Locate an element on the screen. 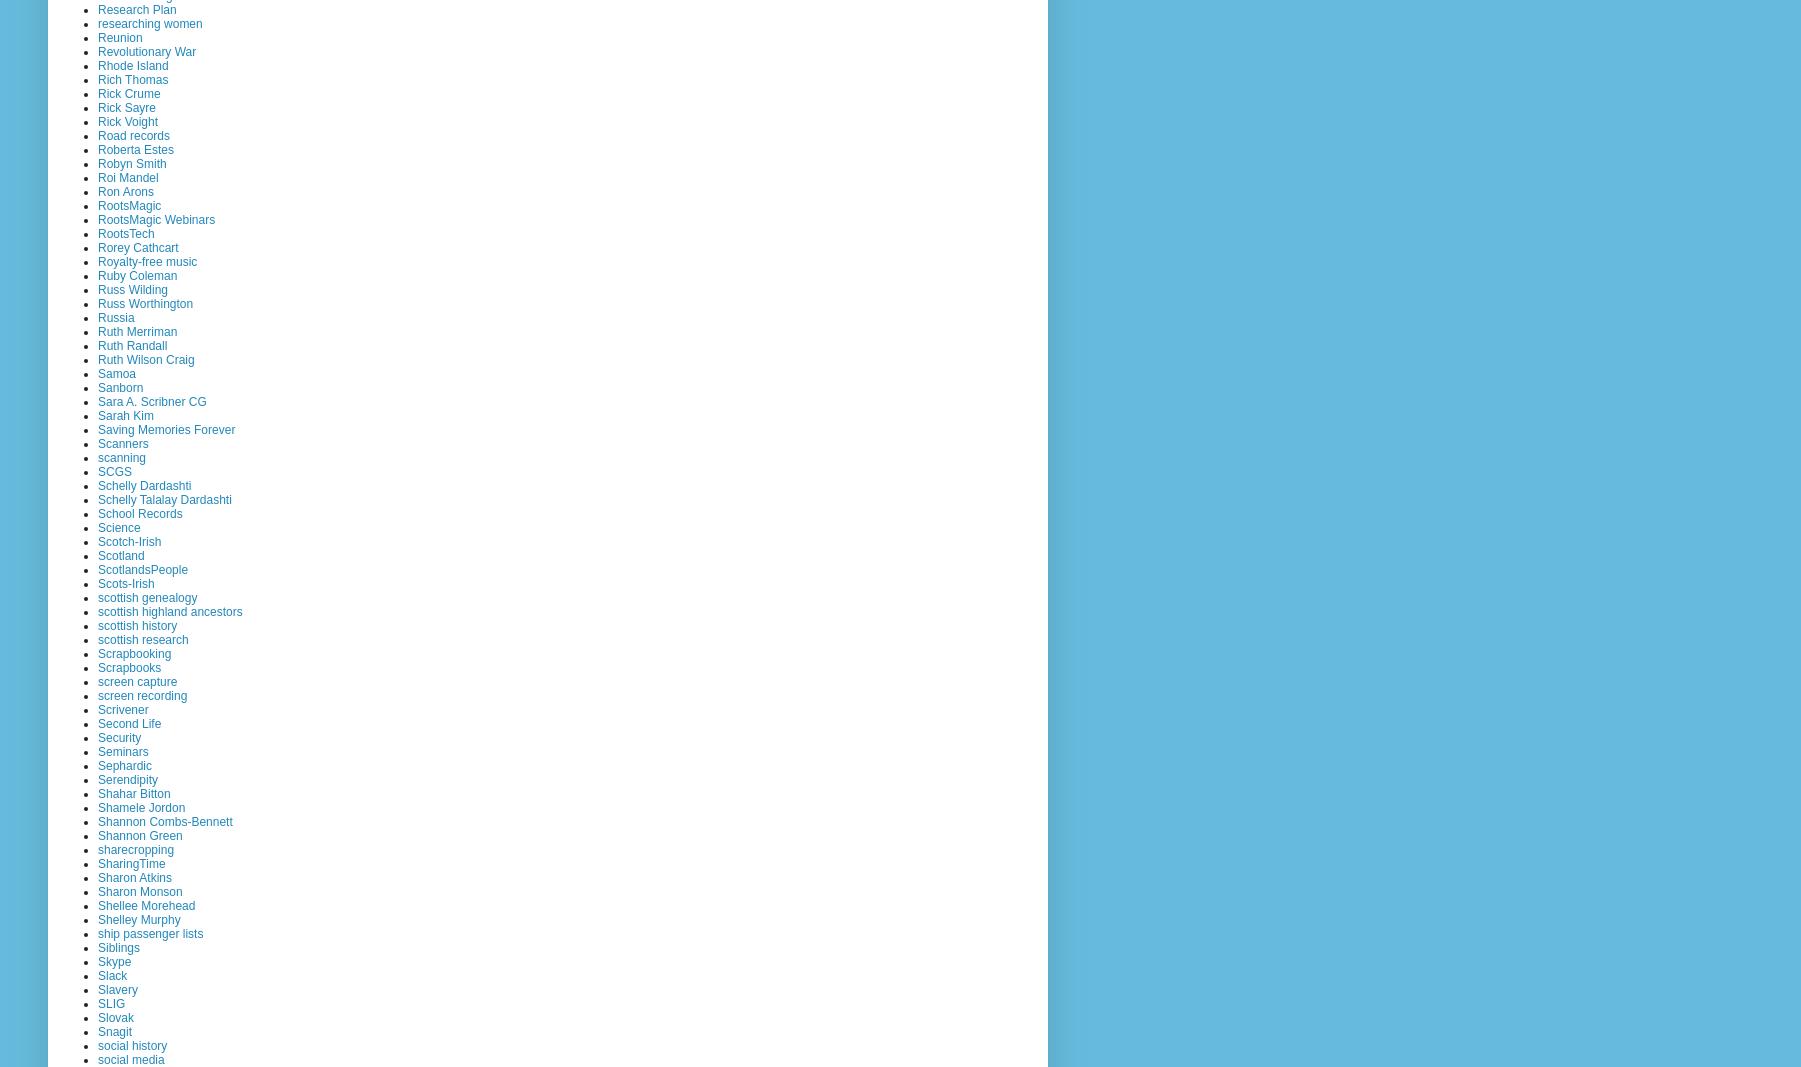  'Serendipity' is located at coordinates (128, 778).